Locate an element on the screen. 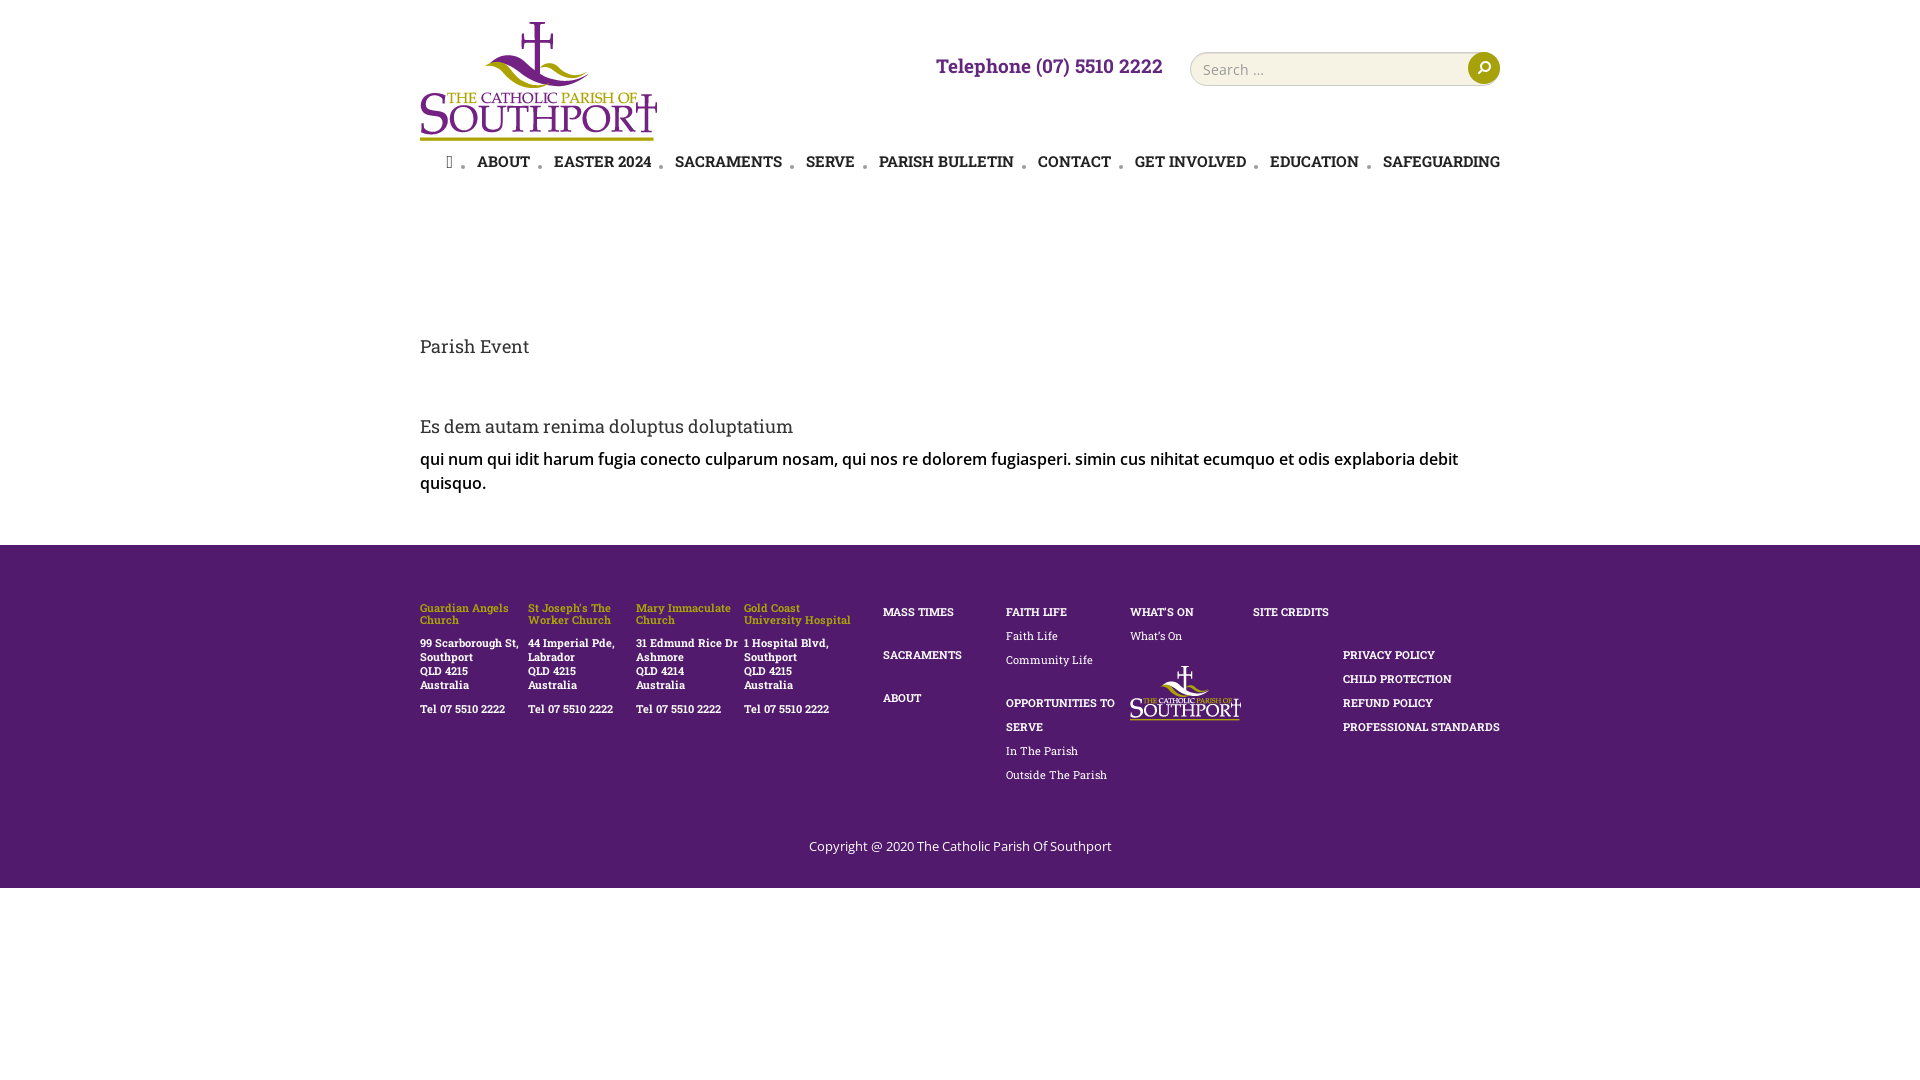  'REFUND POLICY' is located at coordinates (1386, 701).